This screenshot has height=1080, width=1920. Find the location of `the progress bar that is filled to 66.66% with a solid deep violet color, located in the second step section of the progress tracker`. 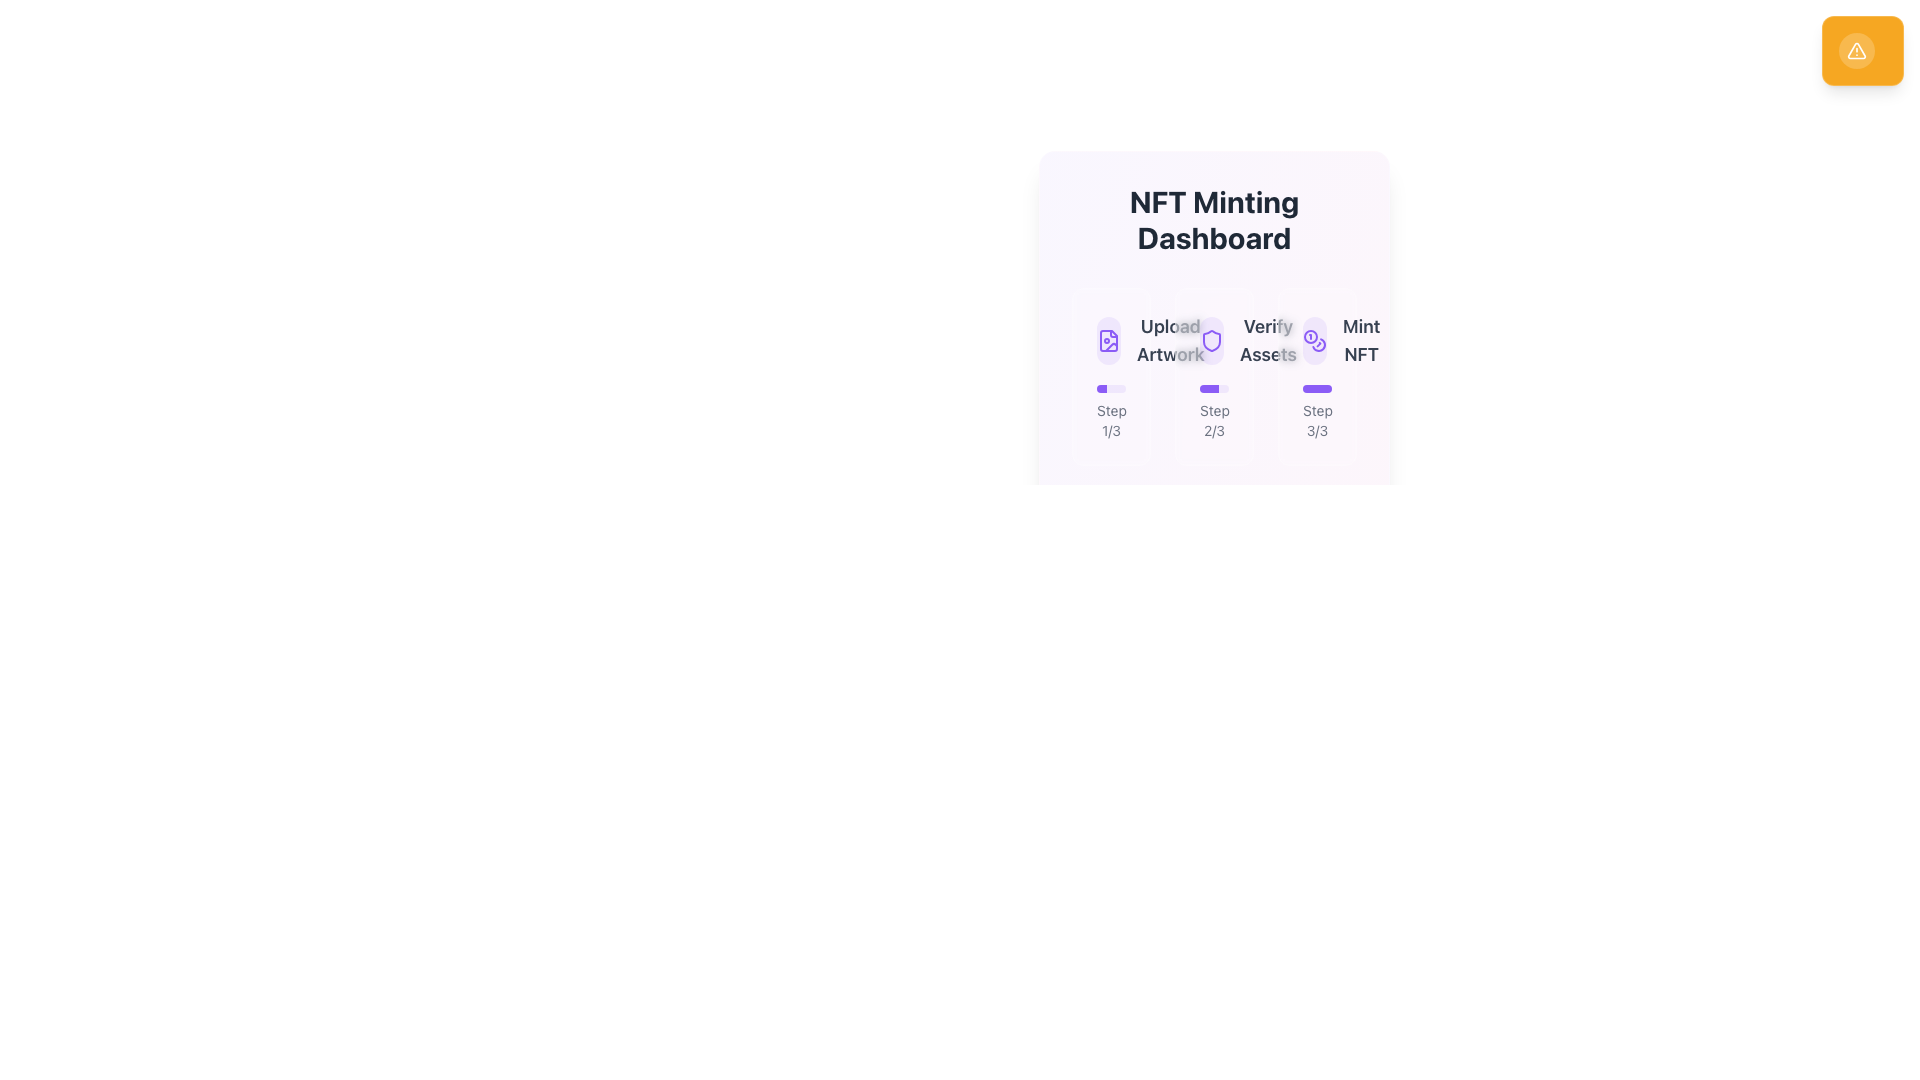

the progress bar that is filled to 66.66% with a solid deep violet color, located in the second step section of the progress tracker is located at coordinates (1208, 389).